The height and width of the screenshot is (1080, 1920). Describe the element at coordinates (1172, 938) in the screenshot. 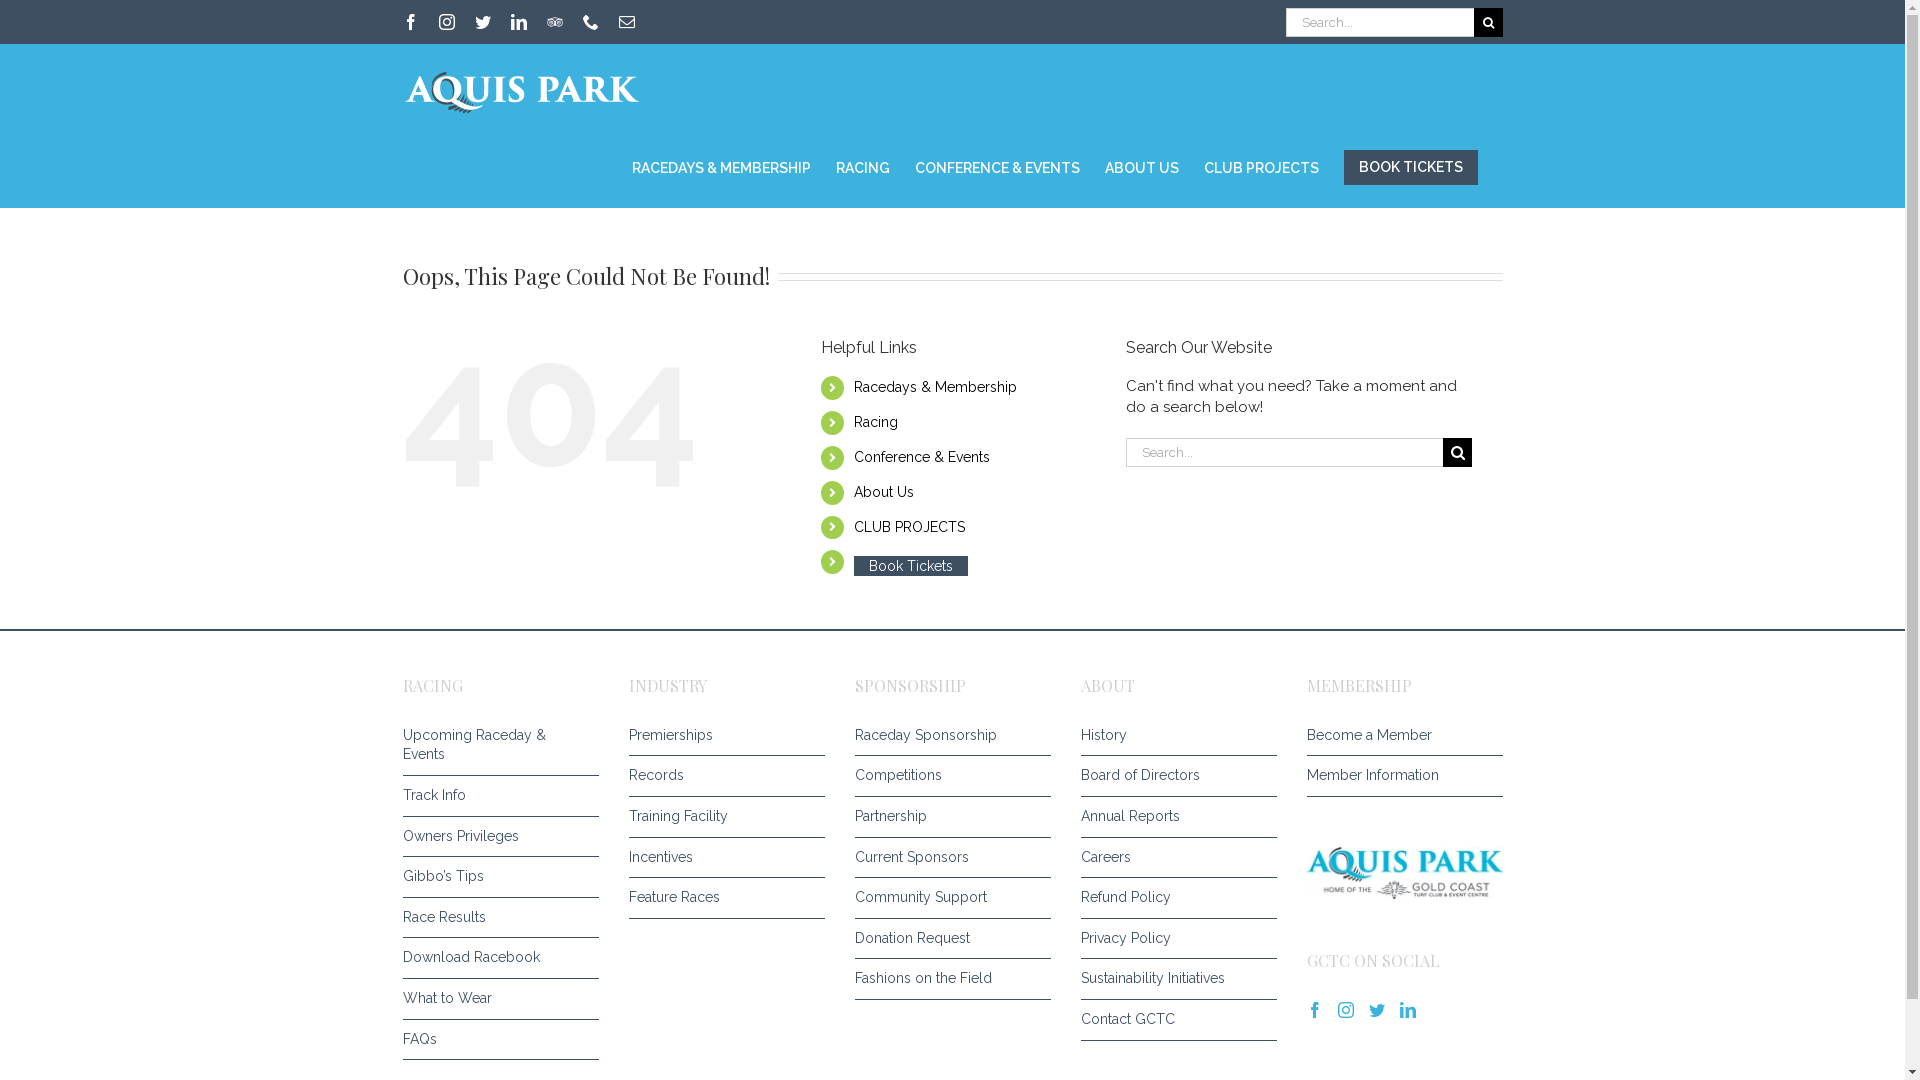

I see `'Privacy Policy'` at that location.